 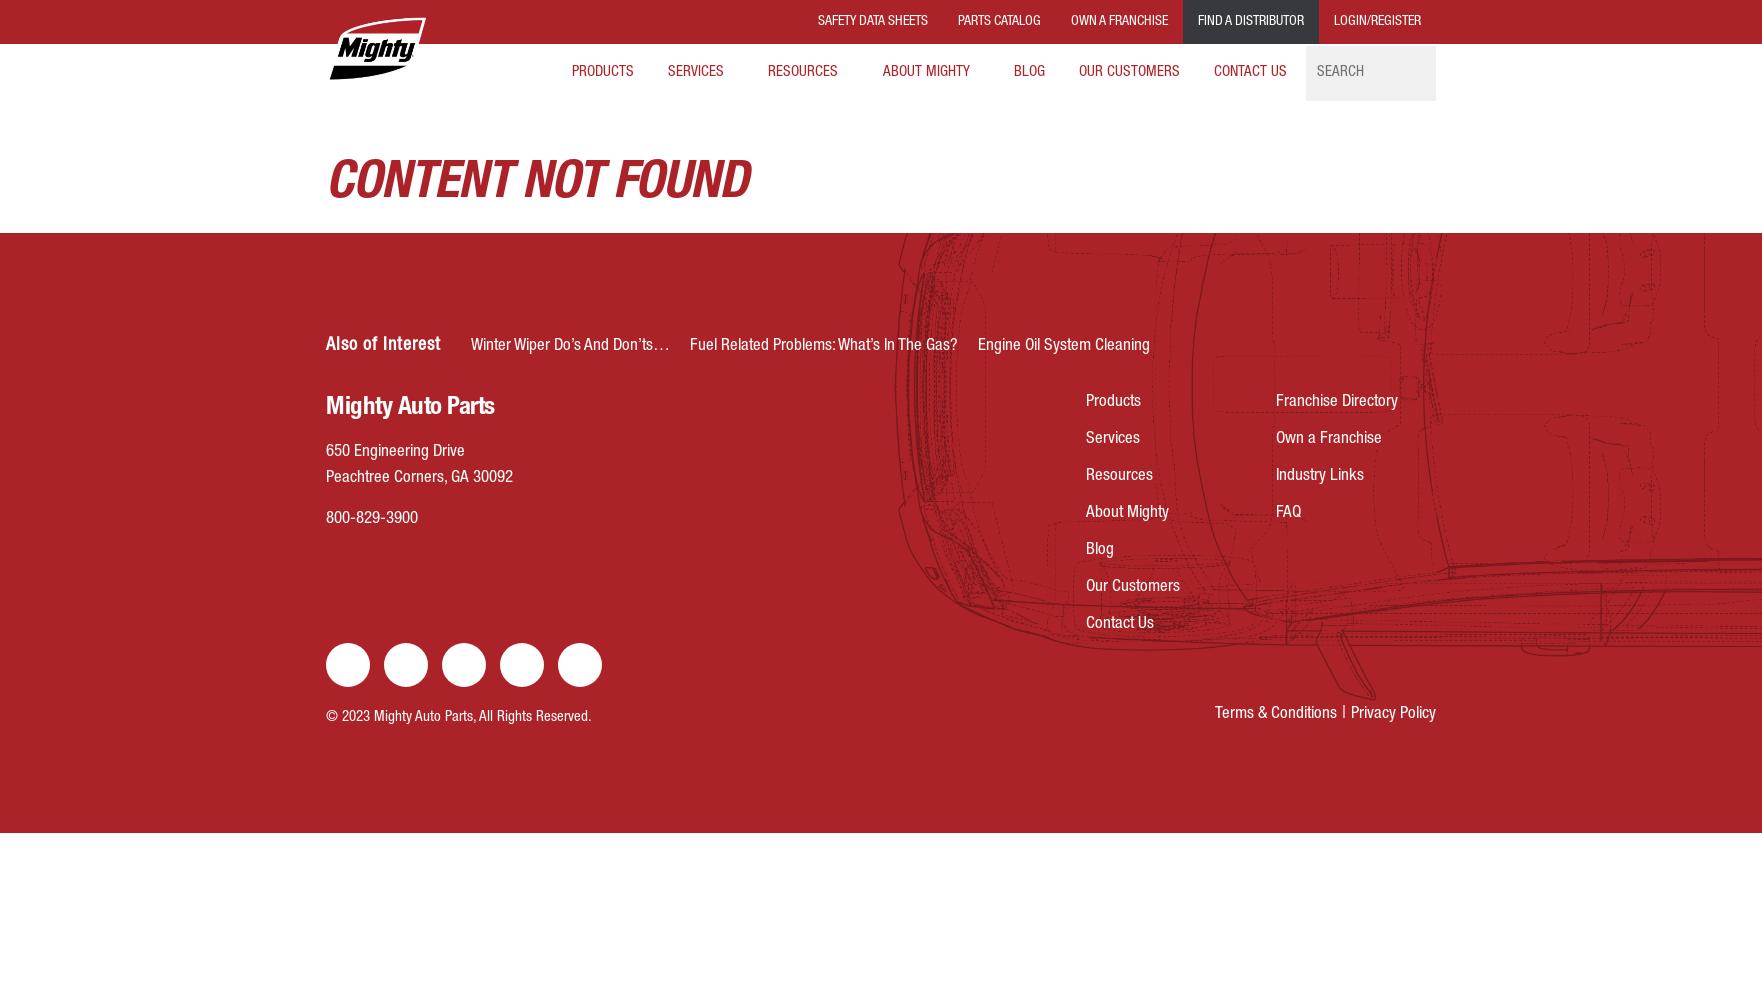 What do you see at coordinates (978, 345) in the screenshot?
I see `'Engine Oil System Cleaning'` at bounding box center [978, 345].